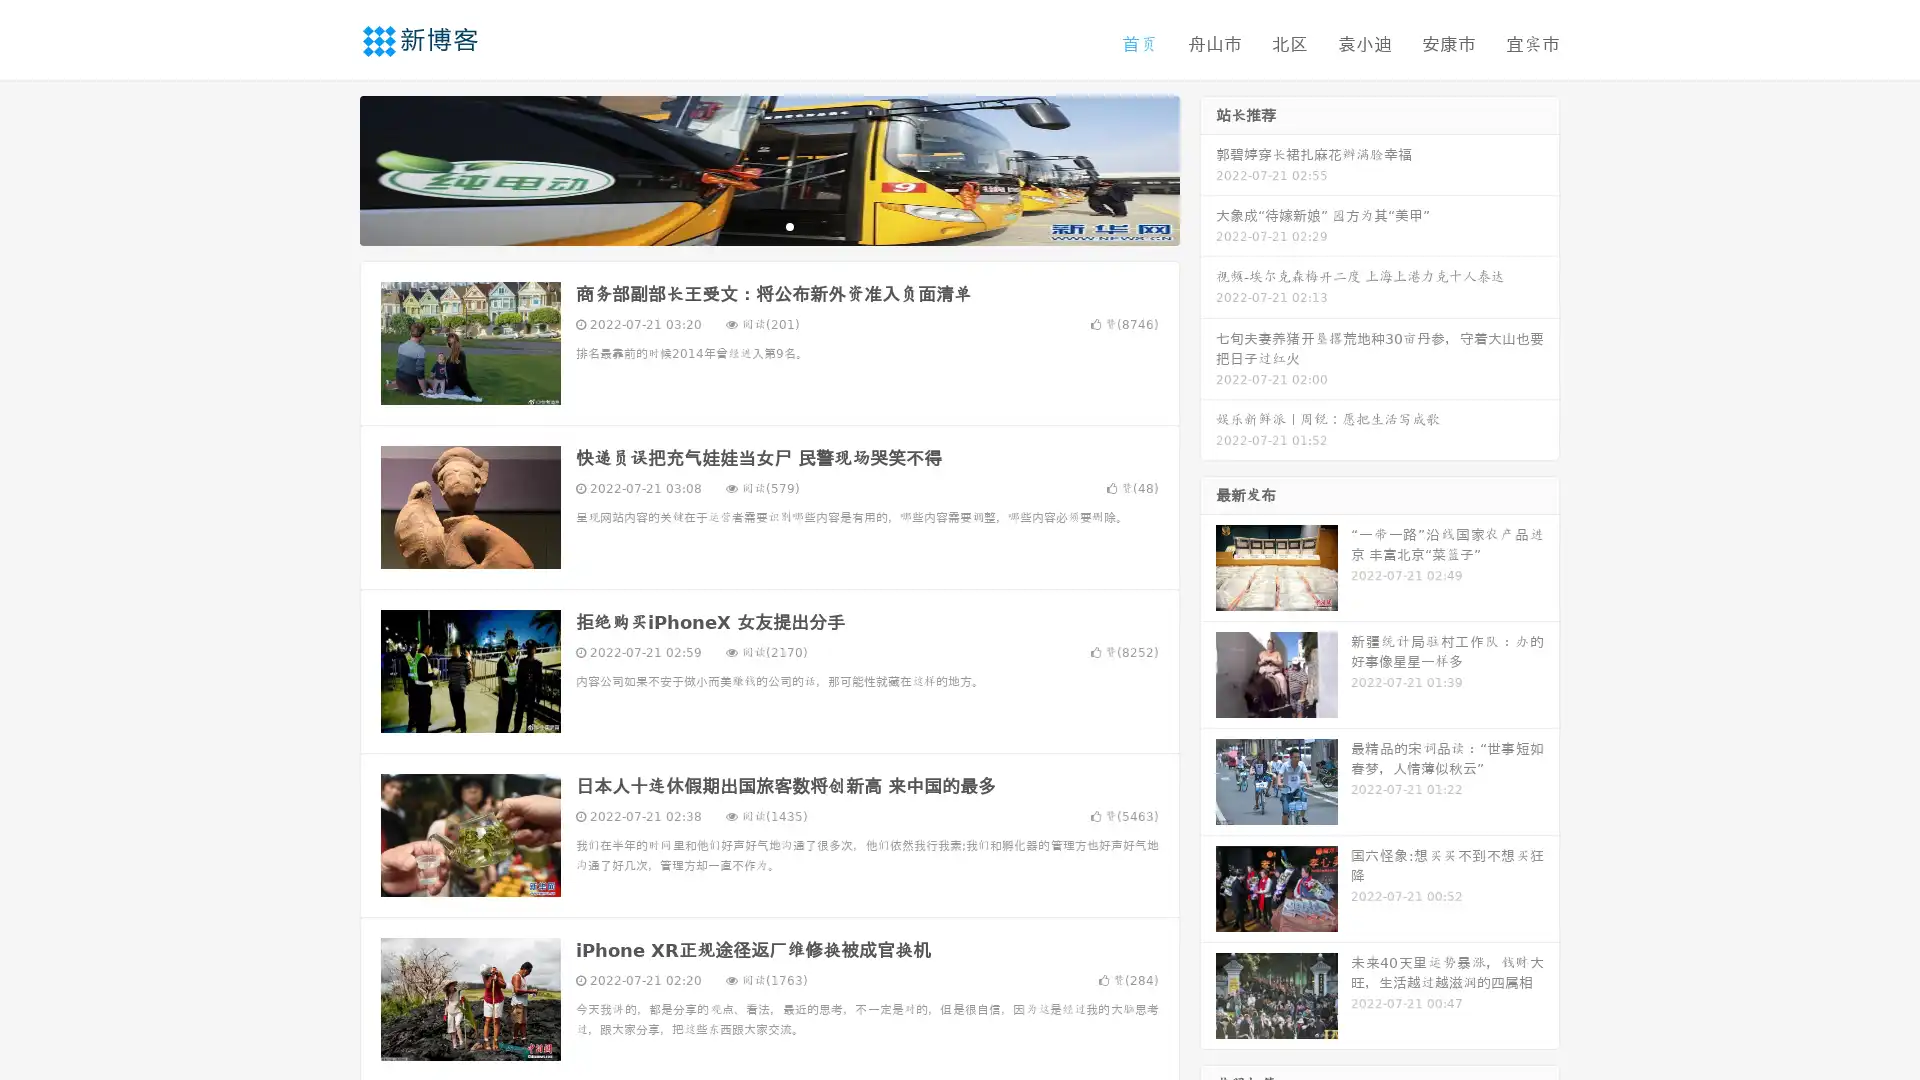 Image resolution: width=1920 pixels, height=1080 pixels. Describe the element at coordinates (1208, 168) in the screenshot. I see `Next slide` at that location.